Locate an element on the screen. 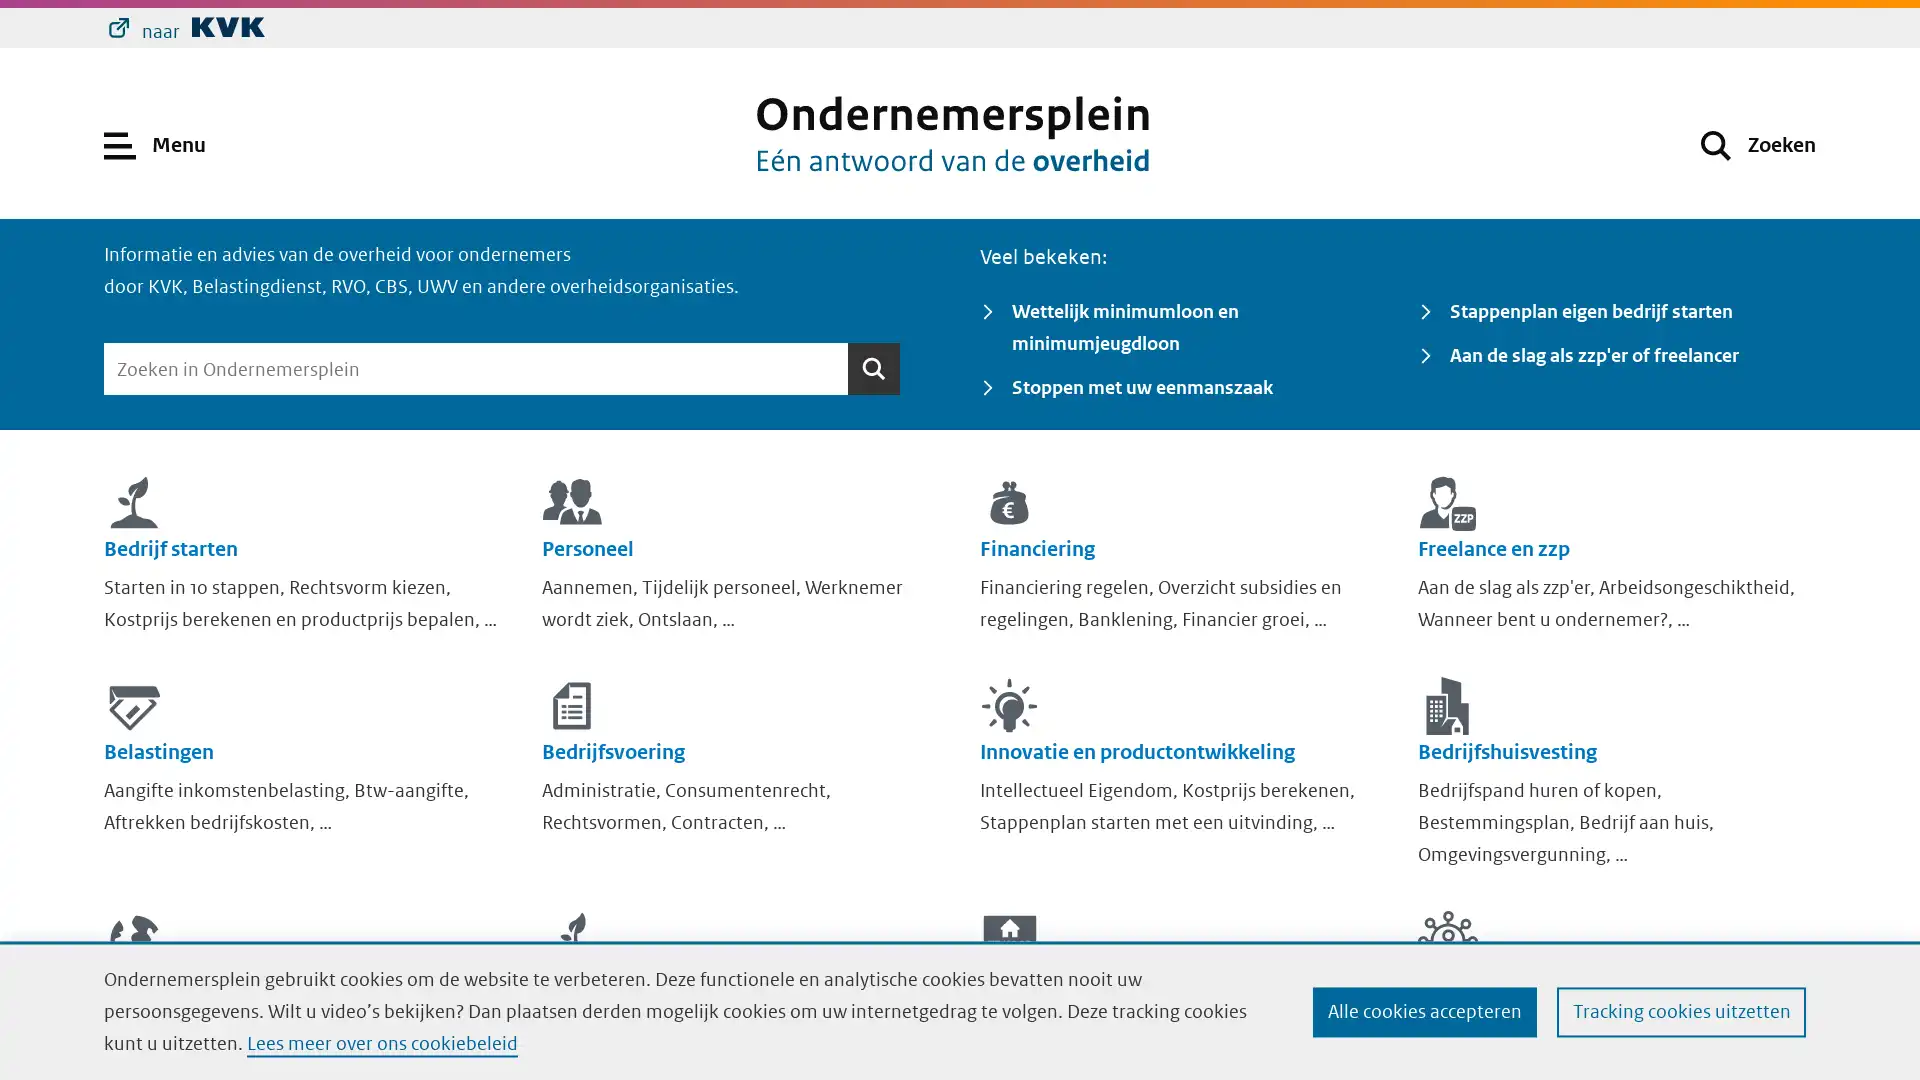 The height and width of the screenshot is (1080, 1920). Alle cookies accepteren is located at coordinates (1424, 1011).